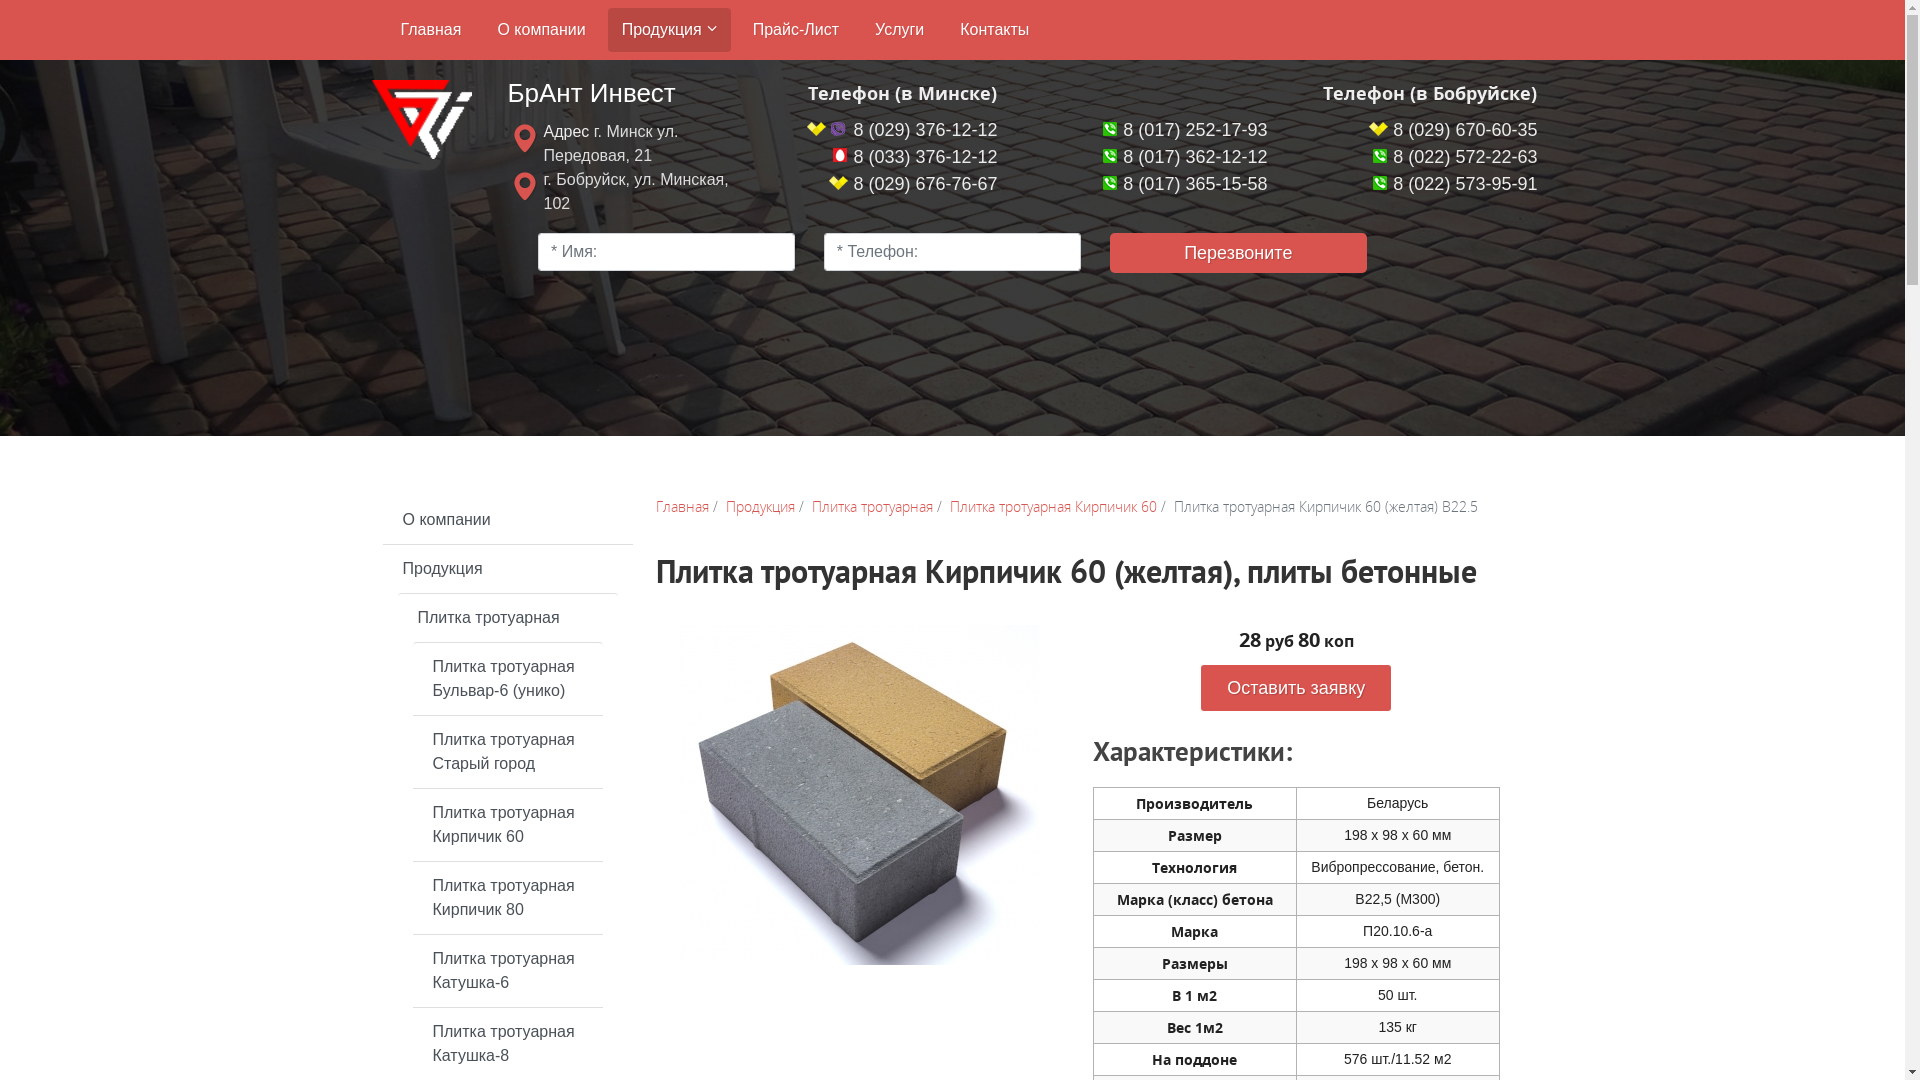  What do you see at coordinates (1367, 130) in the screenshot?
I see `'8 (029) 670-60-35'` at bounding box center [1367, 130].